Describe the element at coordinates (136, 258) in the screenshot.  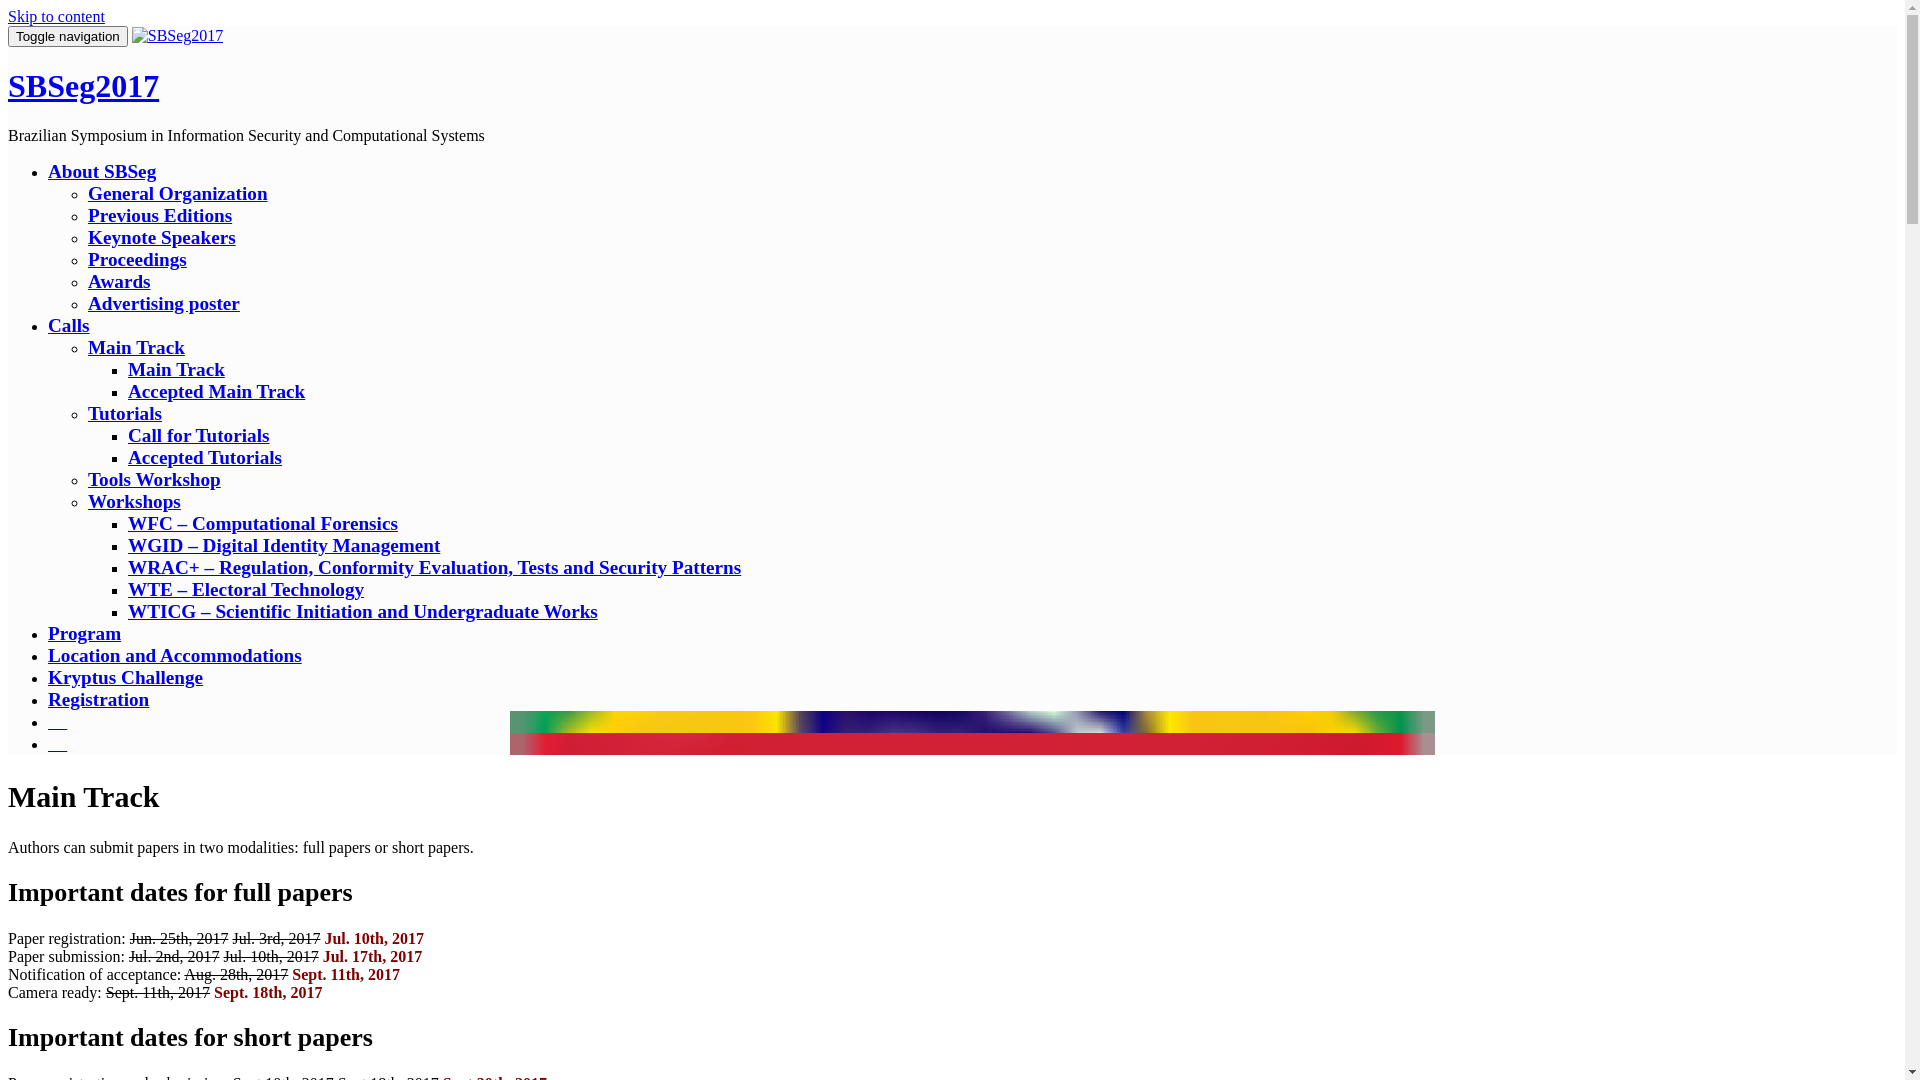
I see `'Proceedings'` at that location.